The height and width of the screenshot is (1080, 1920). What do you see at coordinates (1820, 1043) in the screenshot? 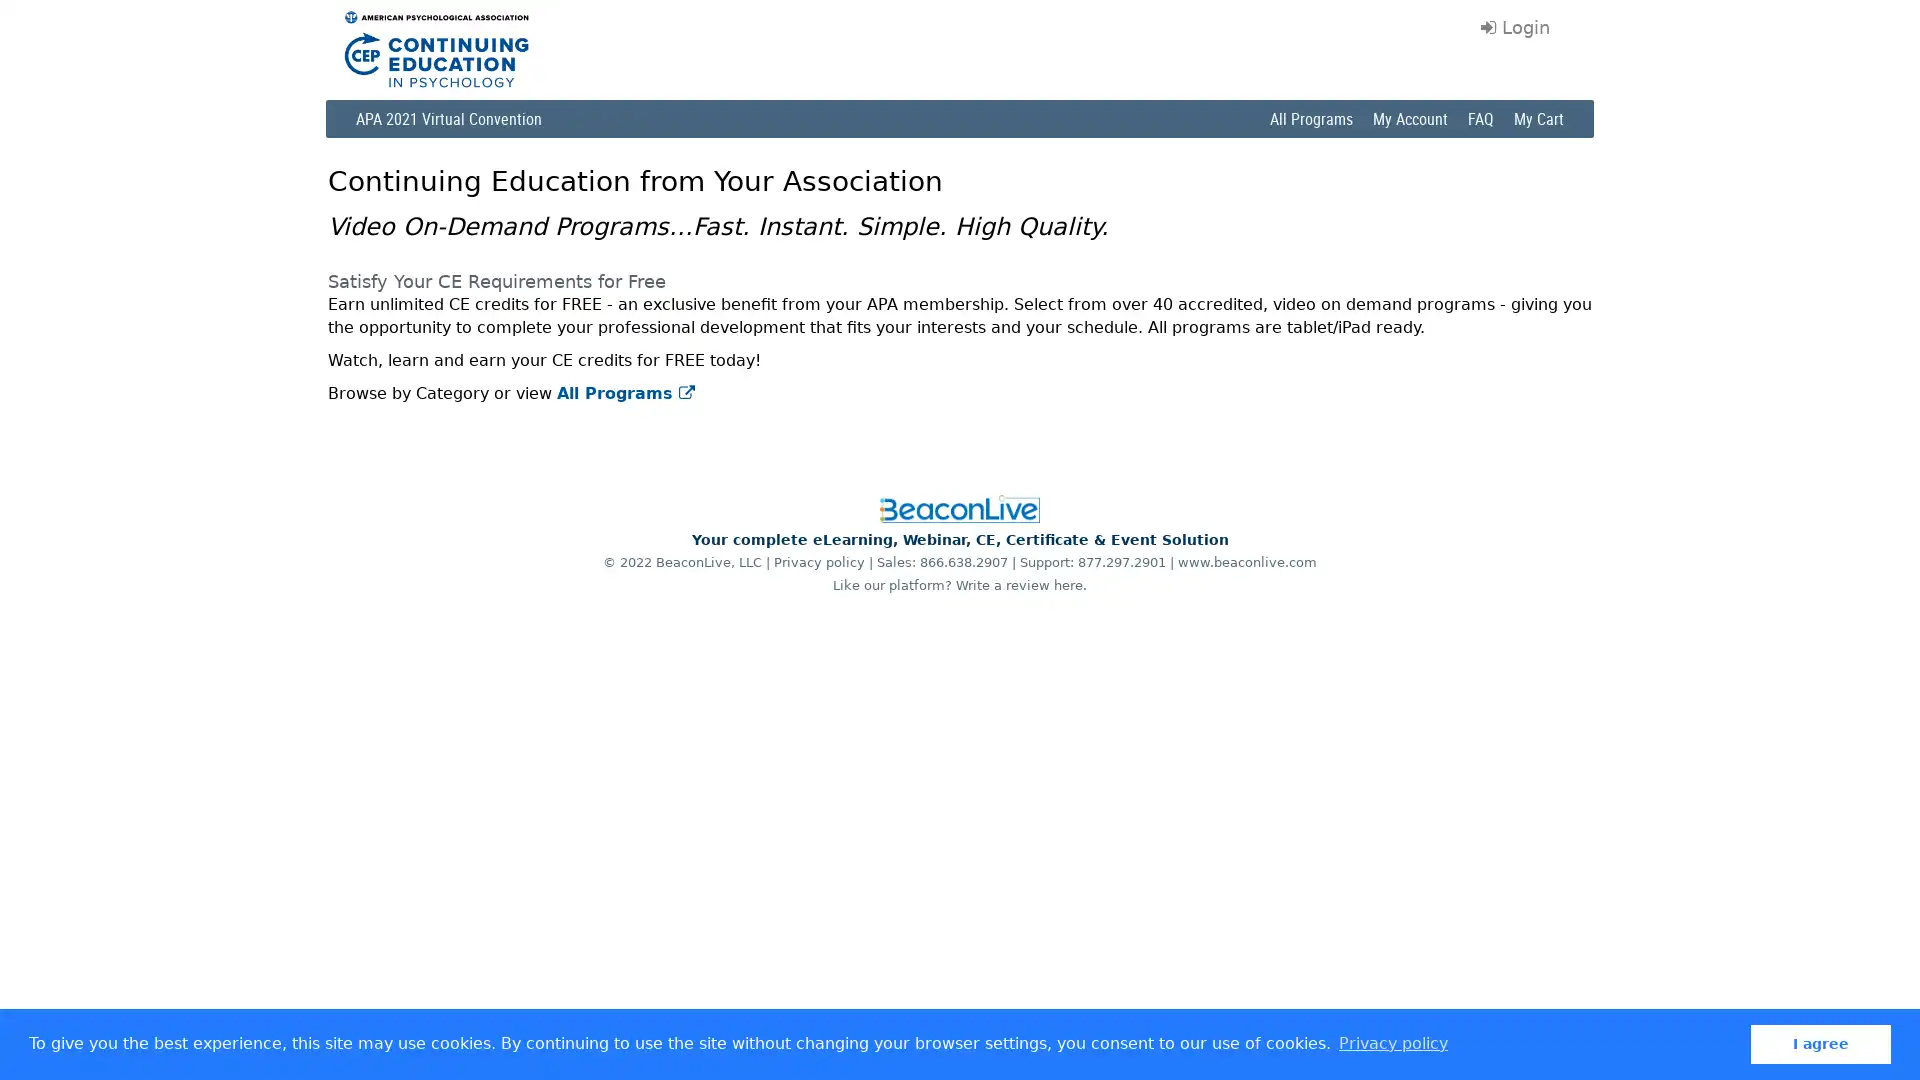
I see `dismiss cookie message` at bounding box center [1820, 1043].